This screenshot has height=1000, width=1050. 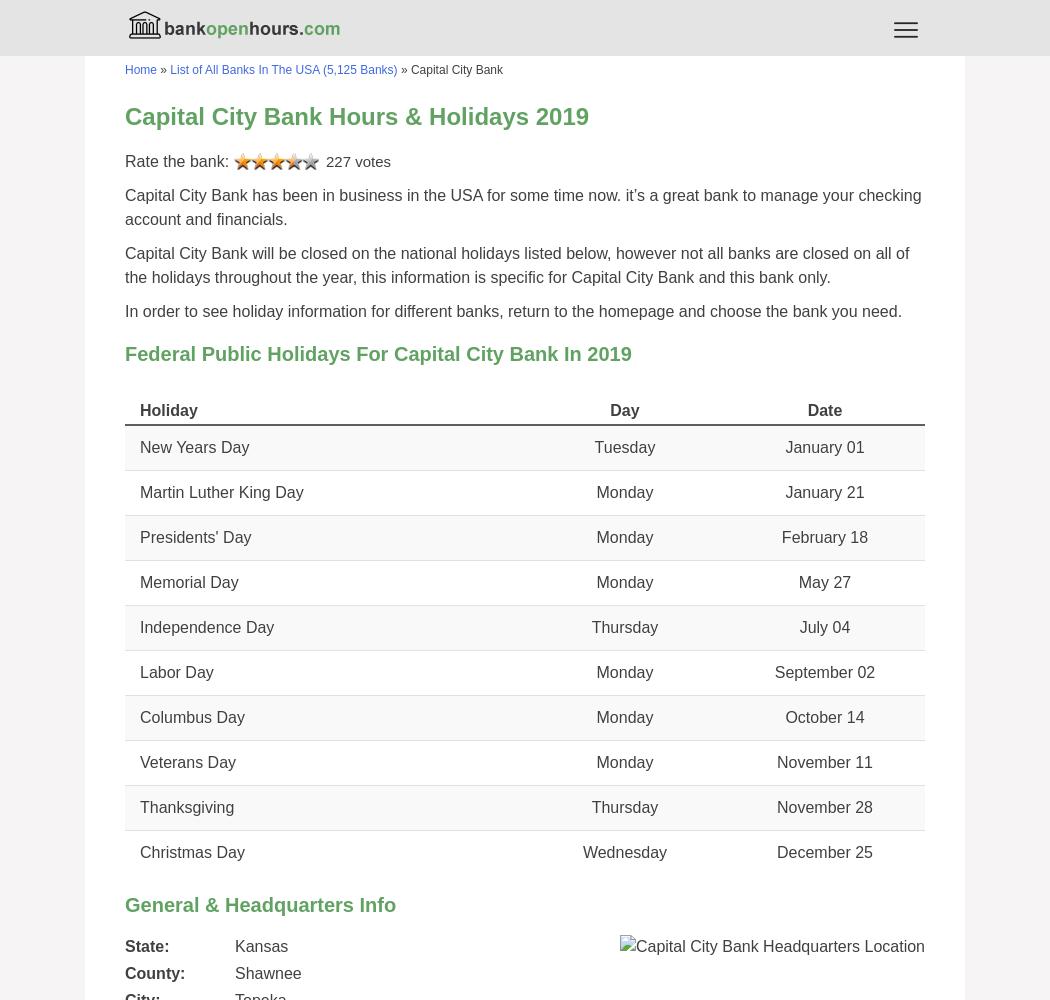 I want to click on 'Independence Day', so click(x=205, y=627).